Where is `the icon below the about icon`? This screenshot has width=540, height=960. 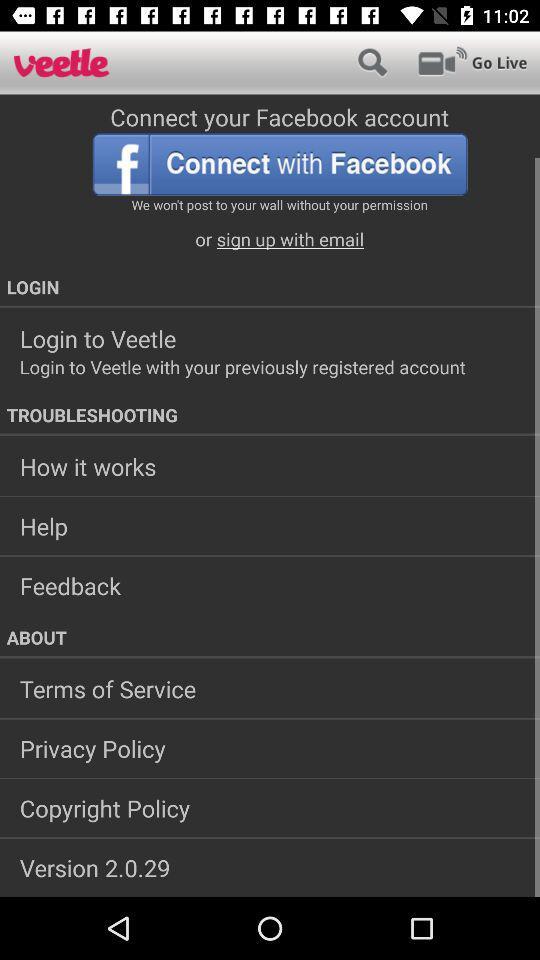
the icon below the about icon is located at coordinates (270, 689).